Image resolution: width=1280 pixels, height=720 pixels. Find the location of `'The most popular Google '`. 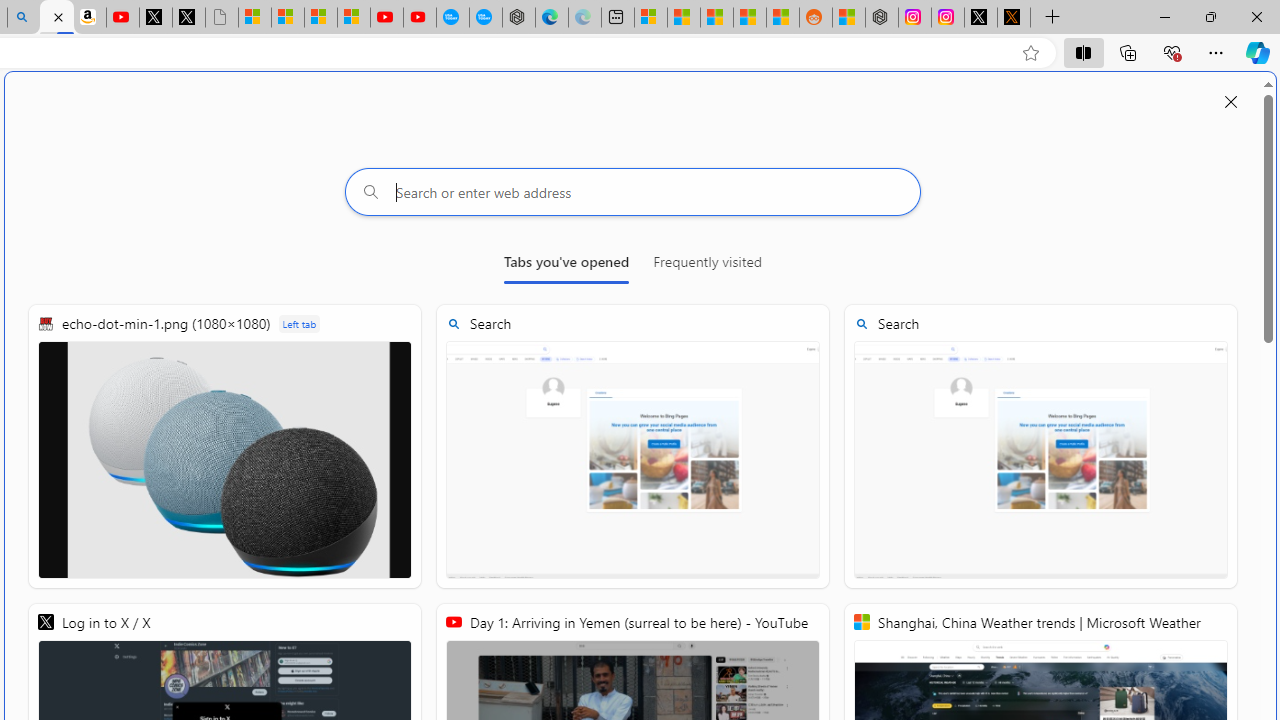

'The most popular Google ' is located at coordinates (485, 17).